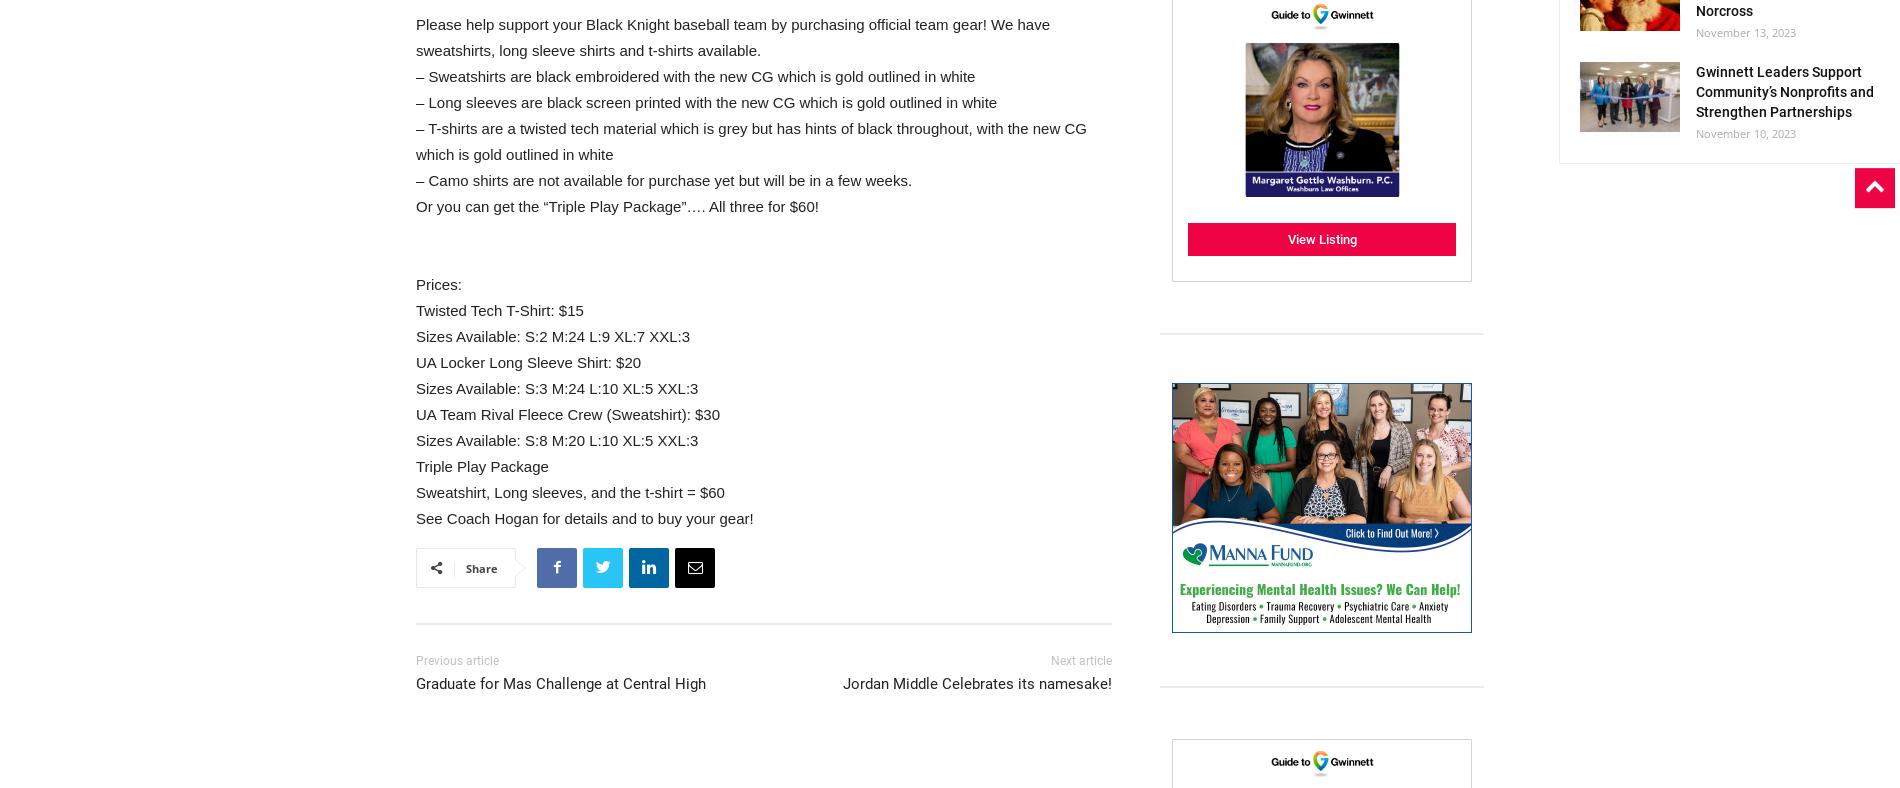 This screenshot has height=788, width=1900. Describe the element at coordinates (553, 335) in the screenshot. I see `'Sizes Available: S:2 M:24 L:9 XL:7 XXL:3'` at that location.